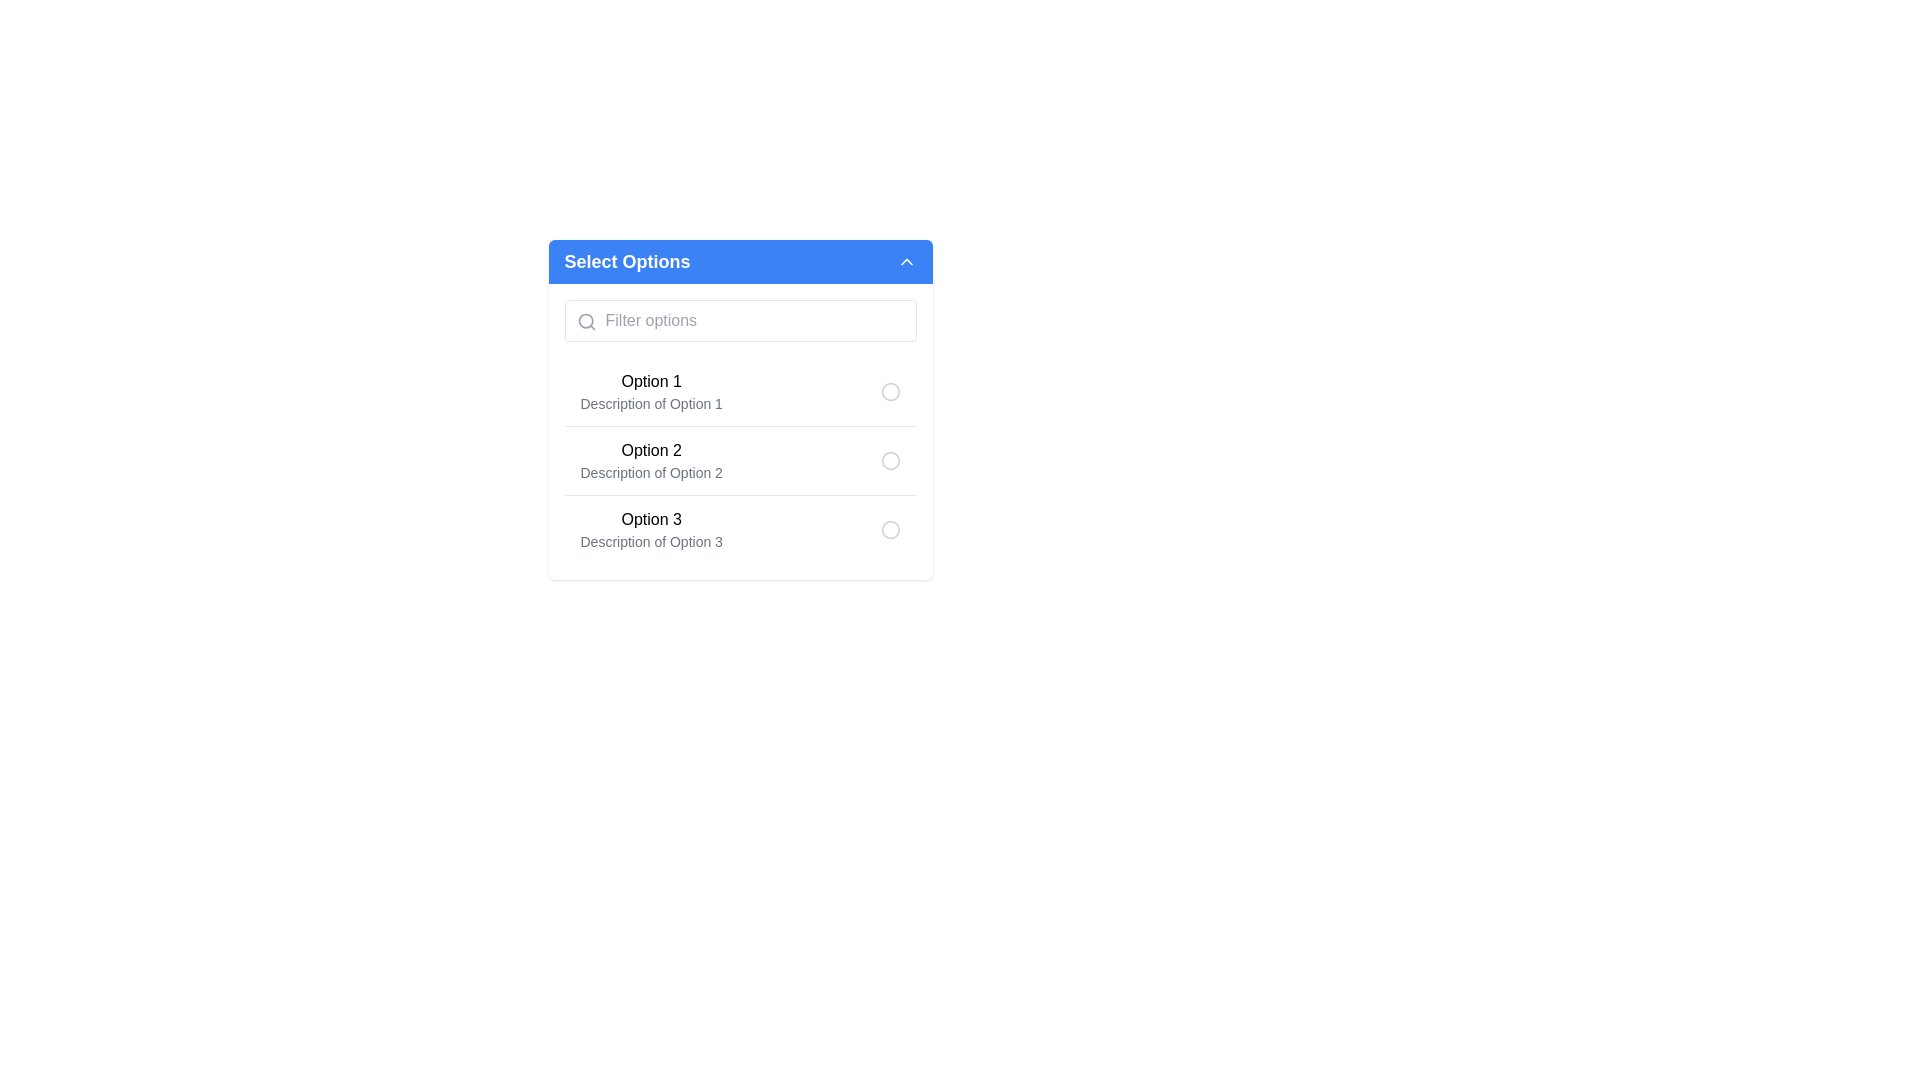 The height and width of the screenshot is (1080, 1920). I want to click on the circular selection control (radio button) located to the right of the 'Option 1' text, so click(889, 392).